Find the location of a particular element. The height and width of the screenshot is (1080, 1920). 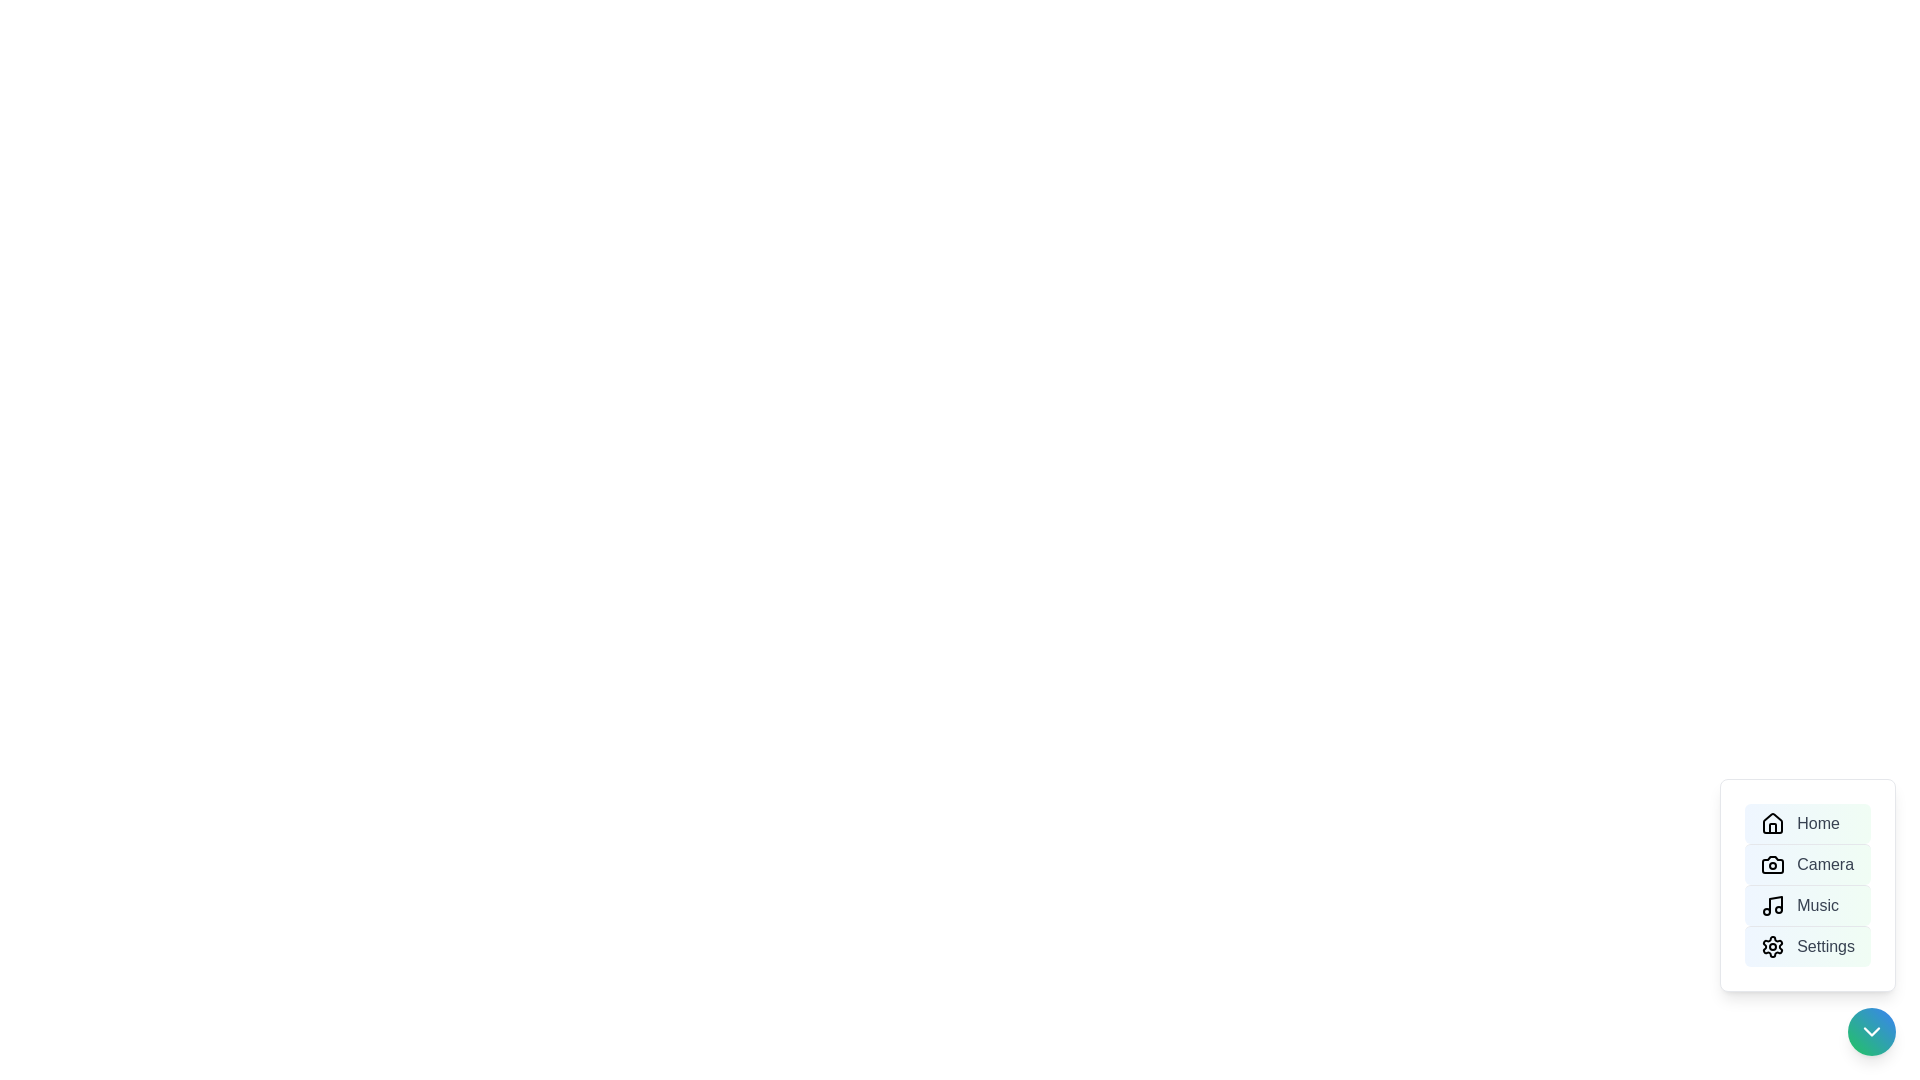

button with the chevron-down icon to toggle the speed dial menu is located at coordinates (1871, 1032).